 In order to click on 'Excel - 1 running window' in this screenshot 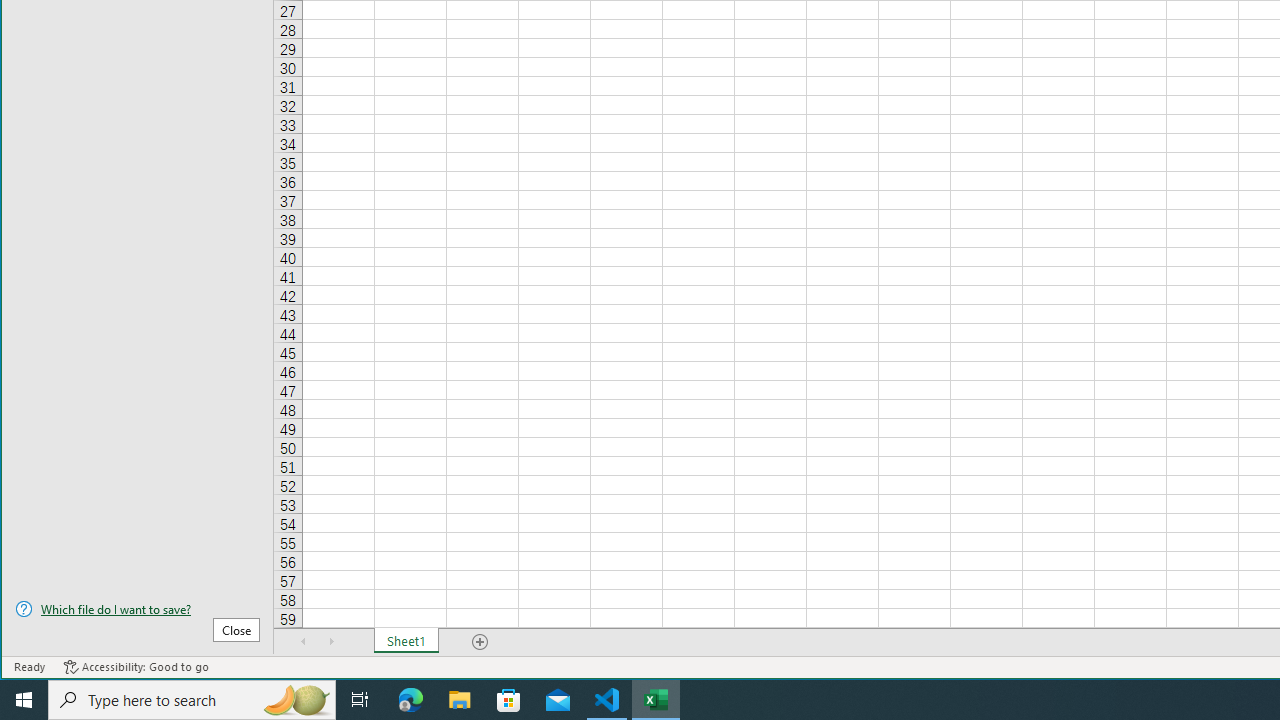, I will do `click(656, 698)`.